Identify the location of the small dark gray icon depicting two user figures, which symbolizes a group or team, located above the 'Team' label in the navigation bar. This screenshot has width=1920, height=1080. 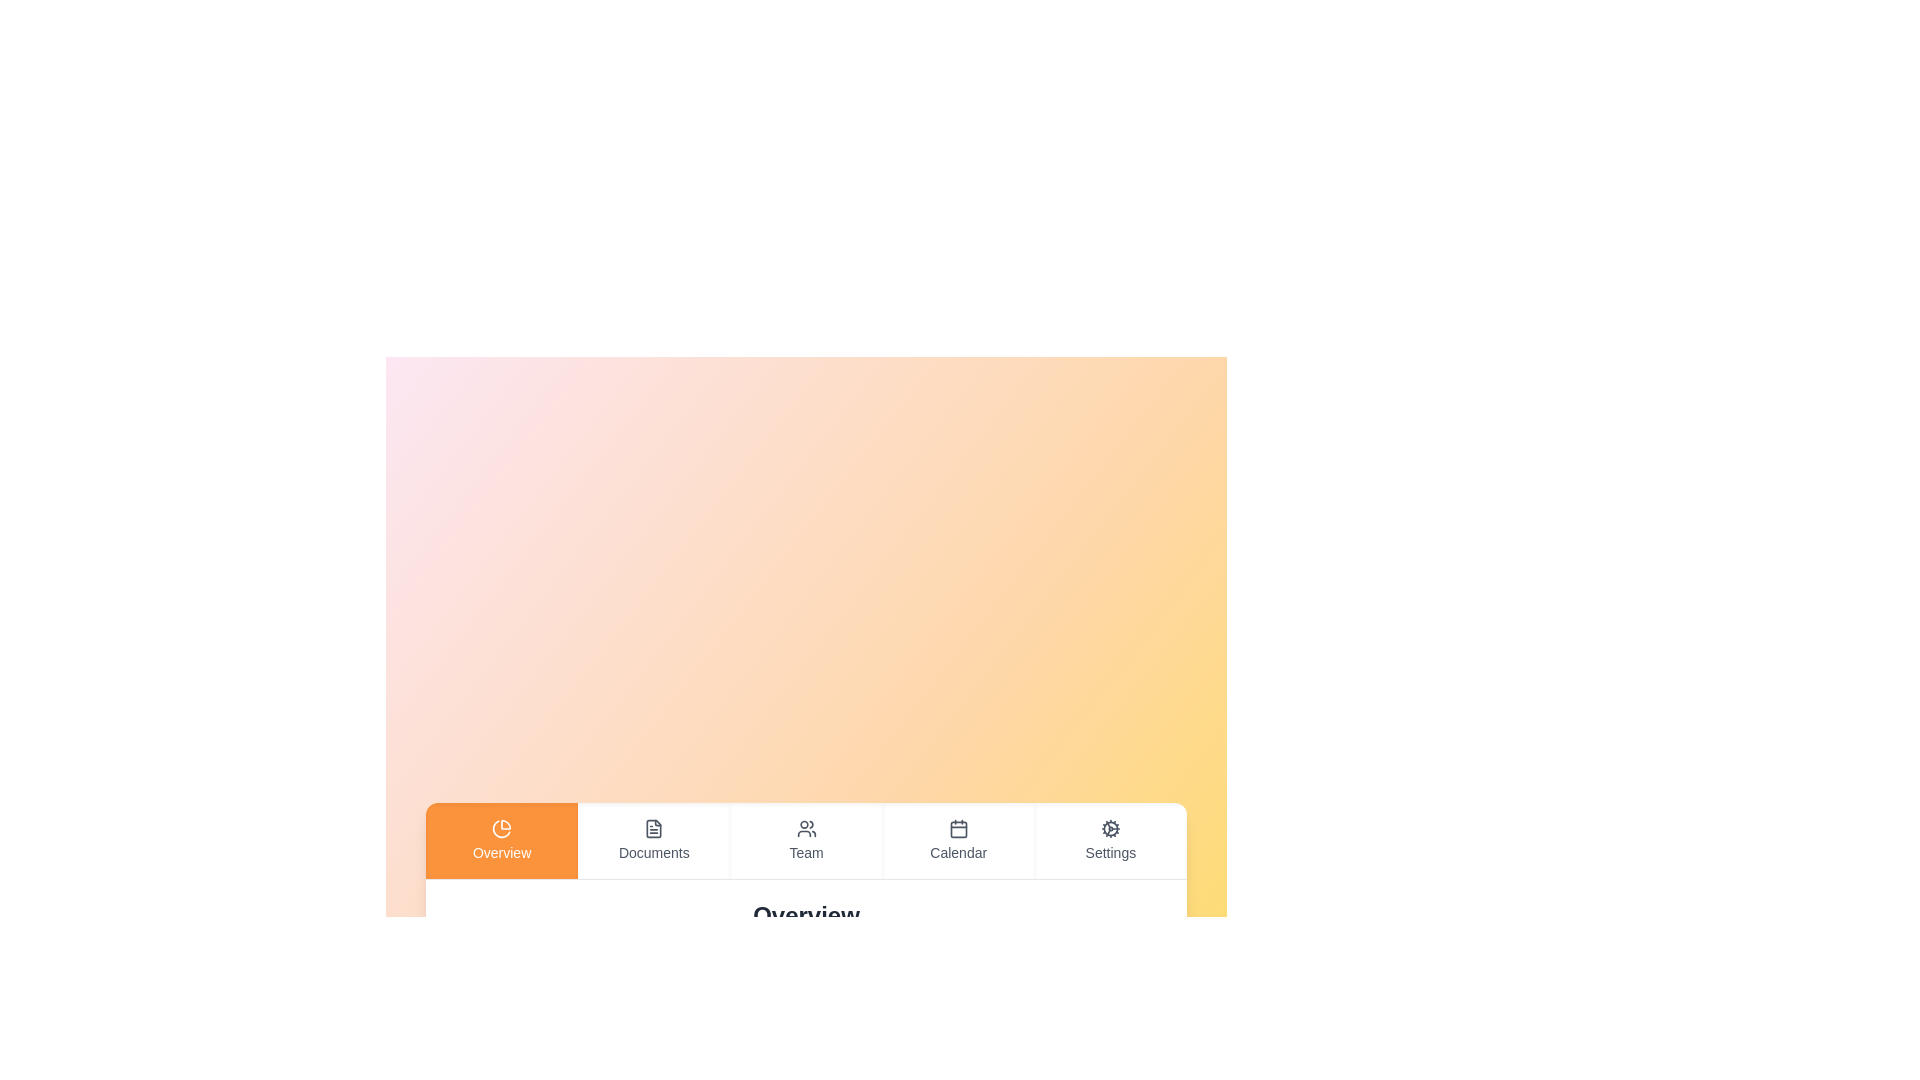
(806, 828).